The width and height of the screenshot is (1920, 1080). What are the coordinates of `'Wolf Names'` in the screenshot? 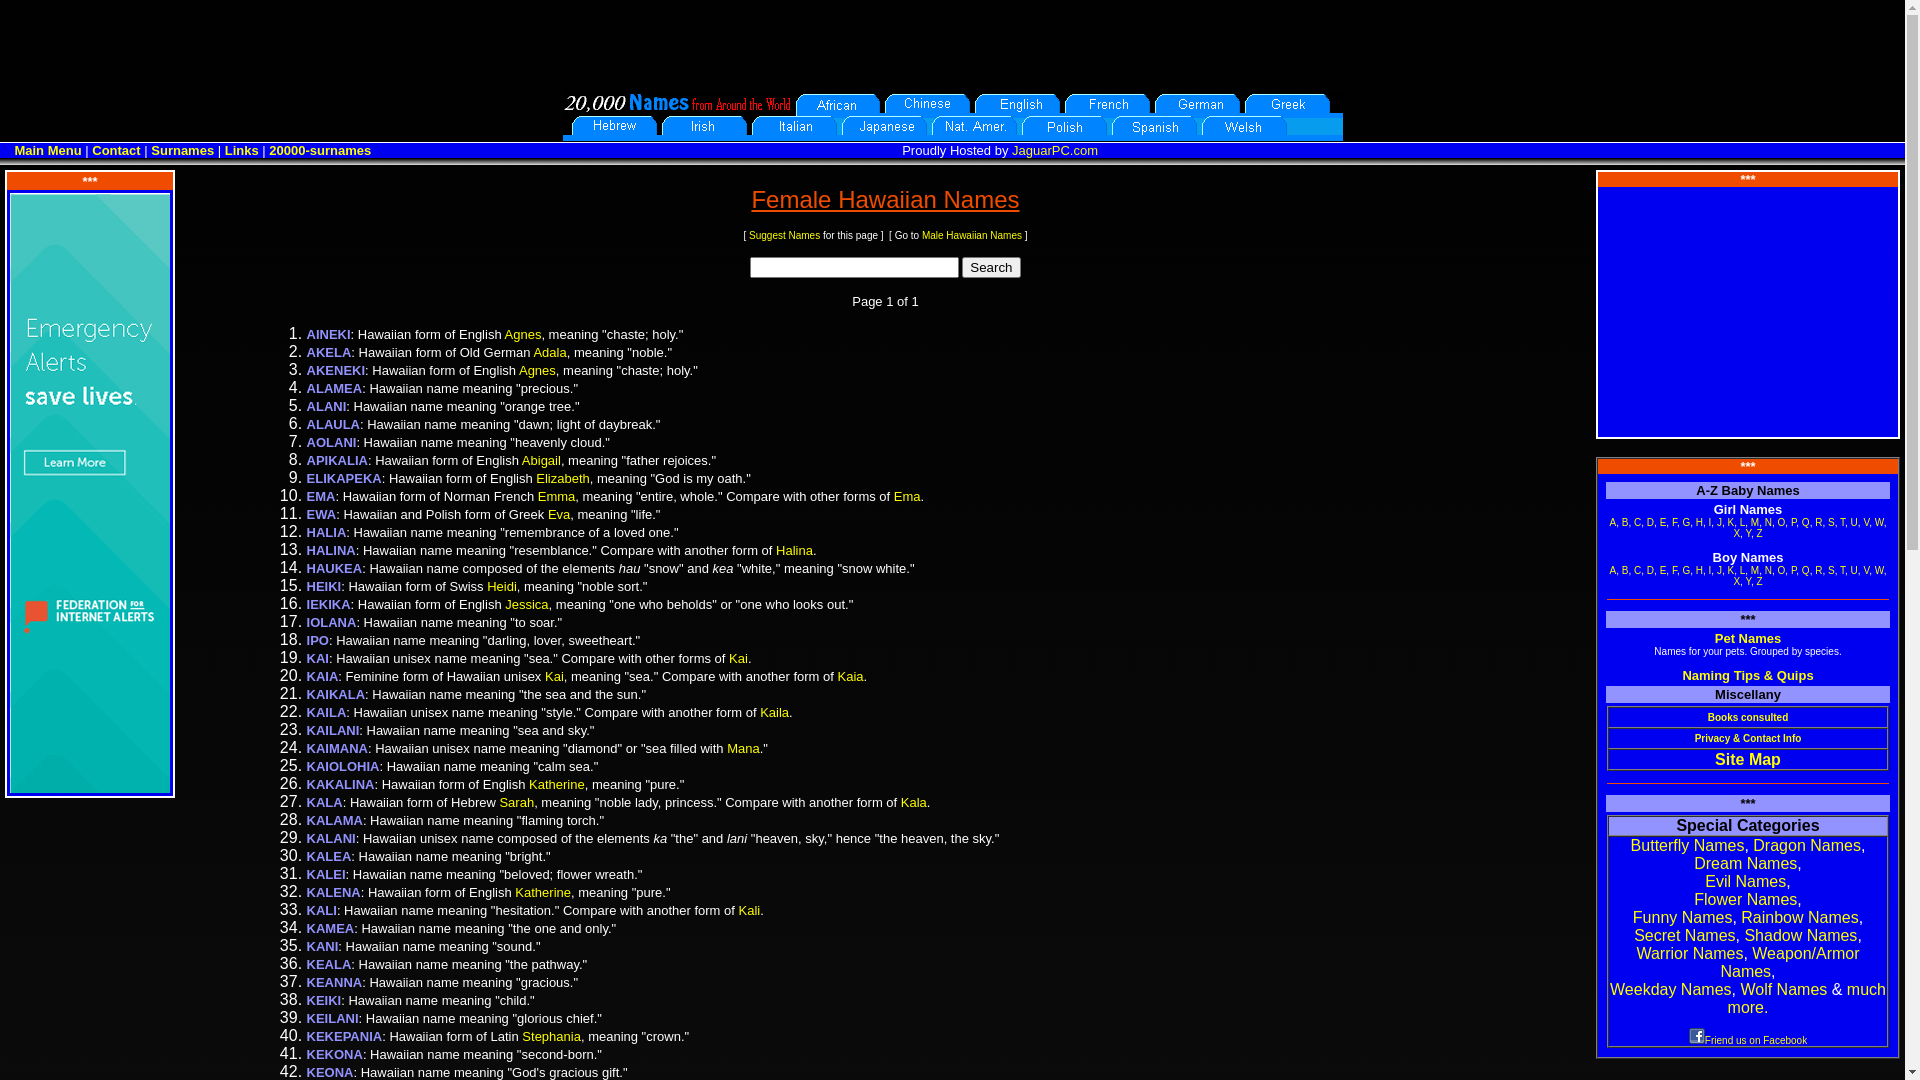 It's located at (1783, 988).